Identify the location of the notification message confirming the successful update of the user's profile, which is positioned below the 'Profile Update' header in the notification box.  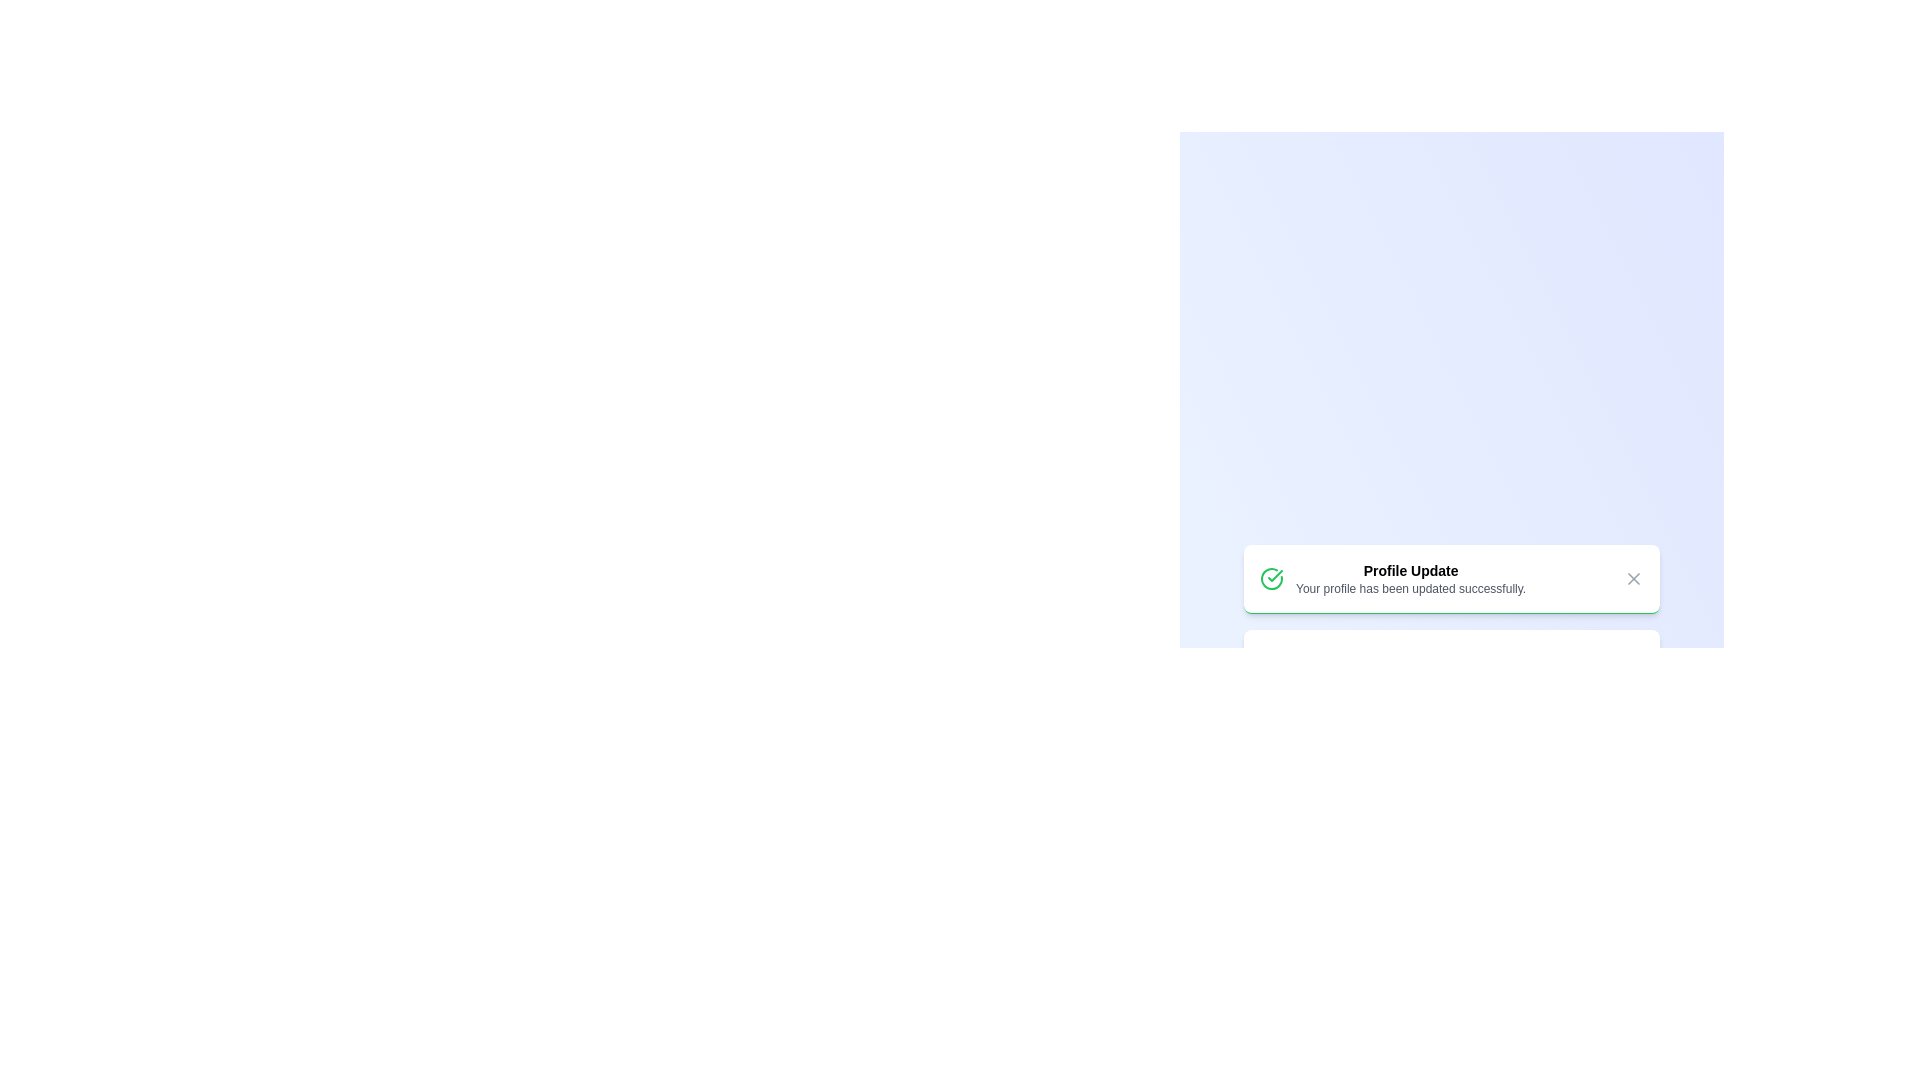
(1410, 587).